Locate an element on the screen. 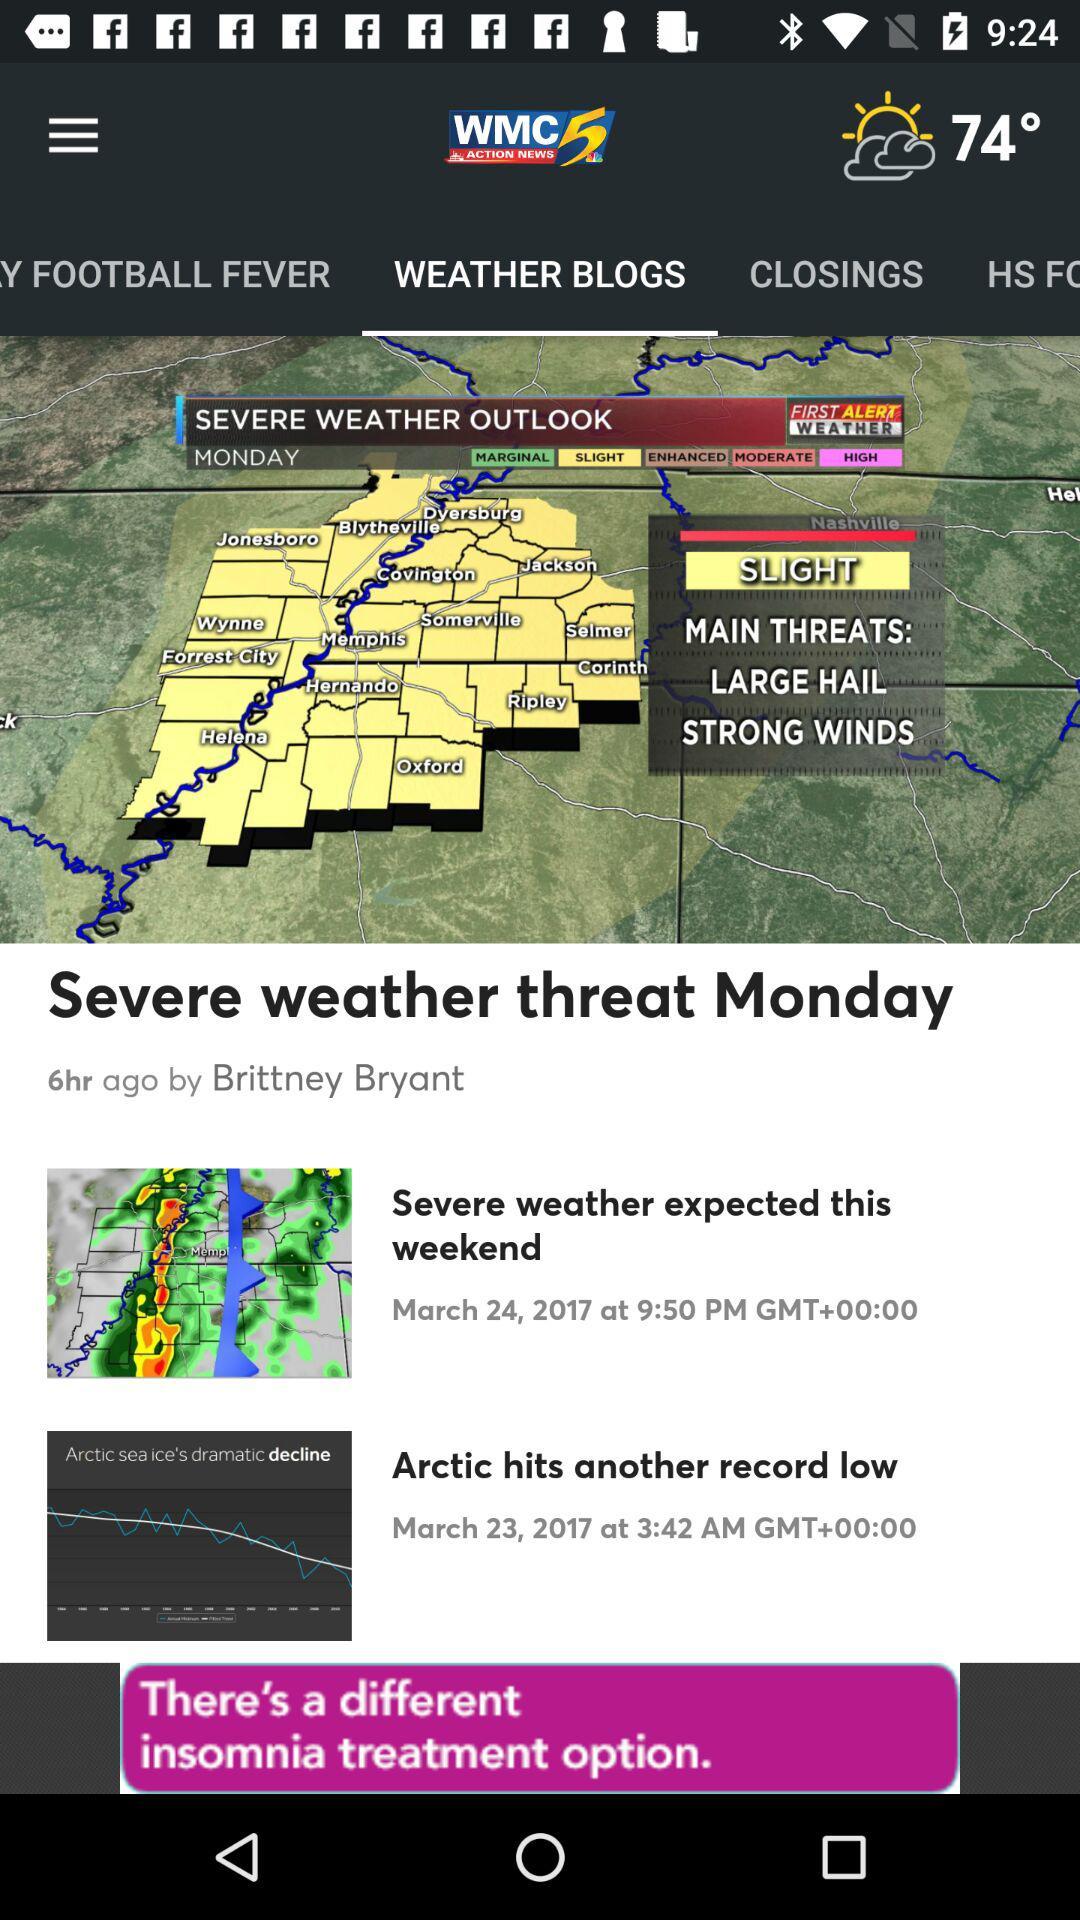 This screenshot has width=1080, height=1920. advertisement is located at coordinates (540, 1727).